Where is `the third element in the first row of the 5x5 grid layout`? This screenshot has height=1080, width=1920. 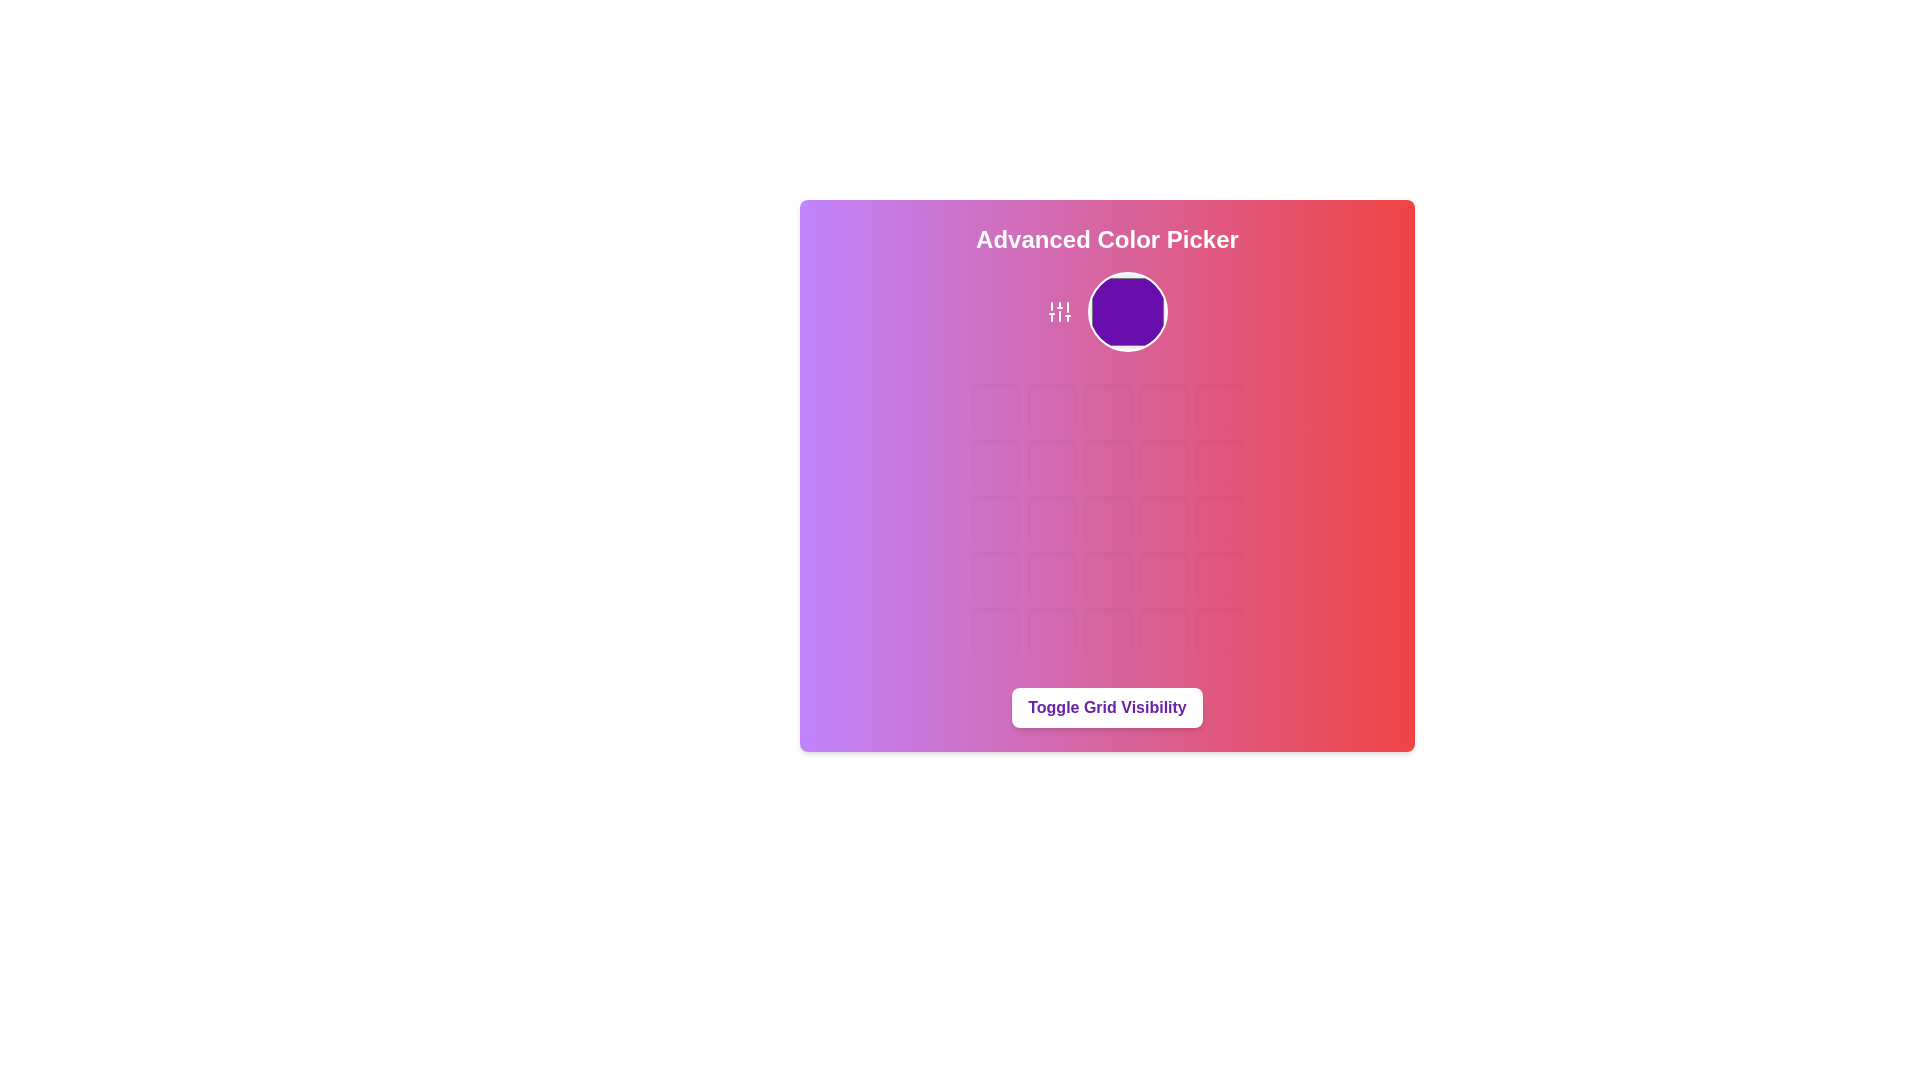 the third element in the first row of the 5x5 grid layout is located at coordinates (1106, 407).